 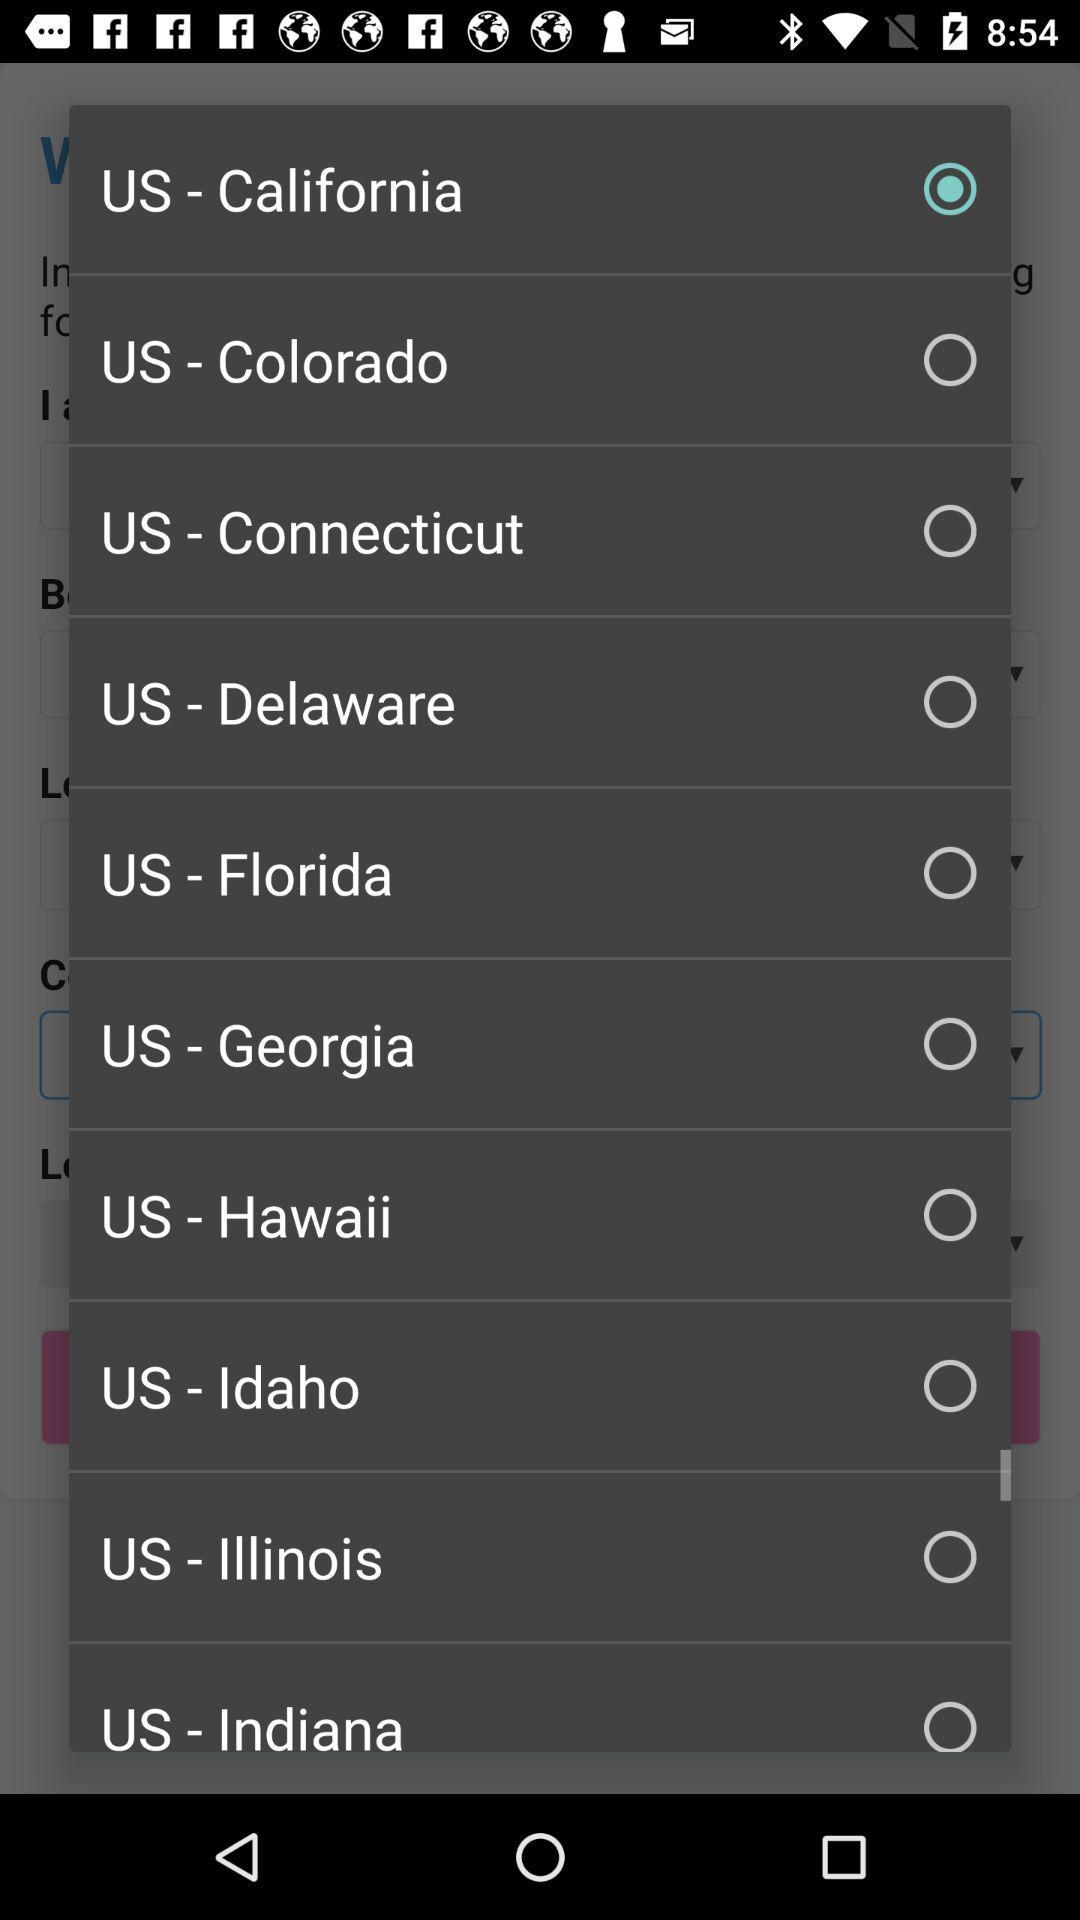 I want to click on the icon above the us - connecticut, so click(x=540, y=360).